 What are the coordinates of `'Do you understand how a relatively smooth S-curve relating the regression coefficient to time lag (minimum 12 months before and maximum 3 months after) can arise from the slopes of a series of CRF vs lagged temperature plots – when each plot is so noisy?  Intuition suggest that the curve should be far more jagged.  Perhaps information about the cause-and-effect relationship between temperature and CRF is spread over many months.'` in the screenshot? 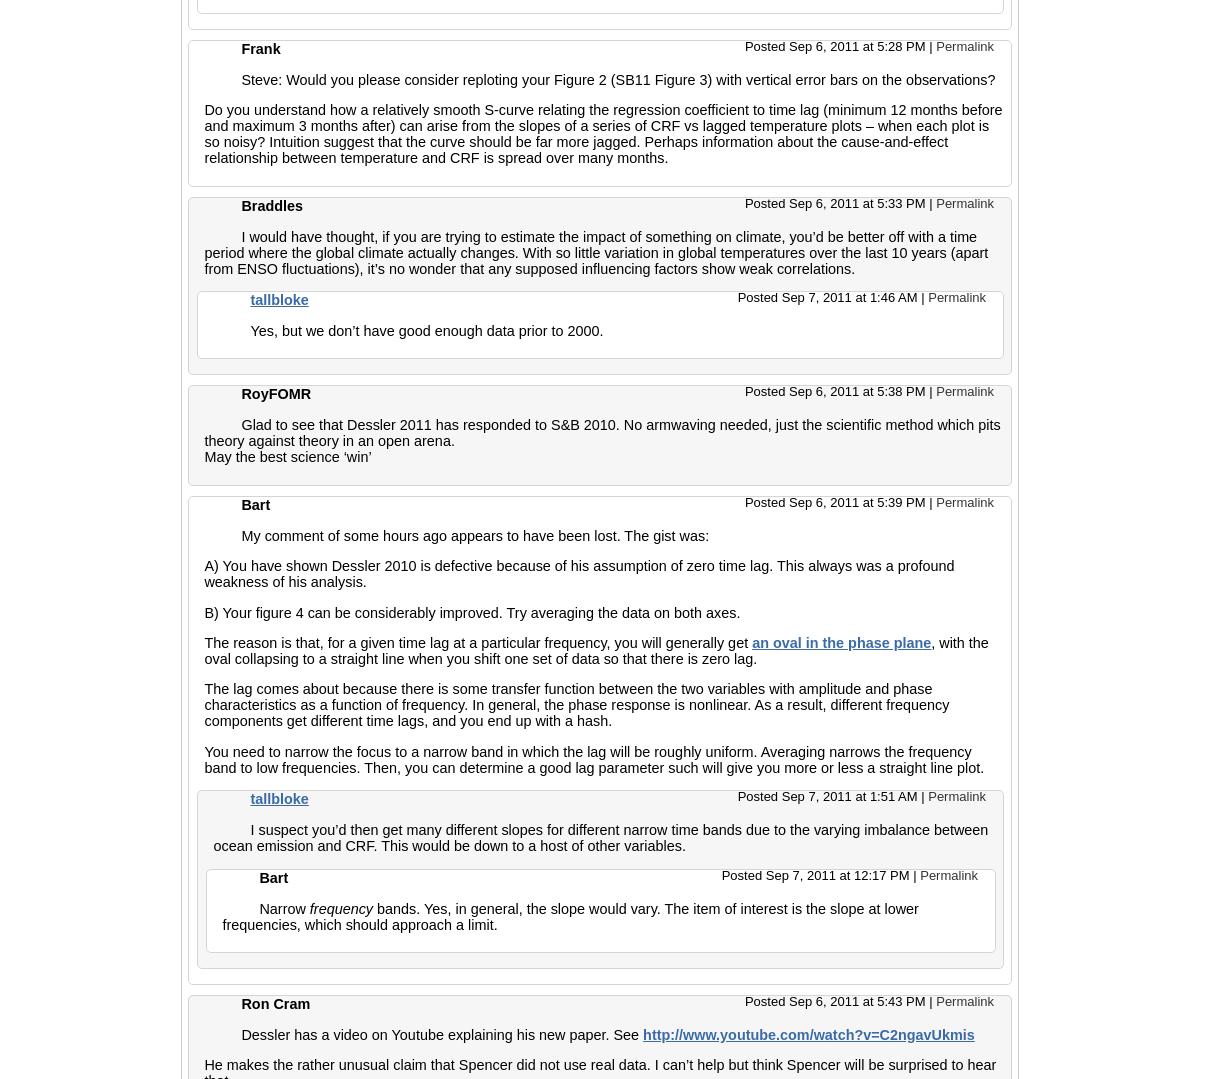 It's located at (602, 133).